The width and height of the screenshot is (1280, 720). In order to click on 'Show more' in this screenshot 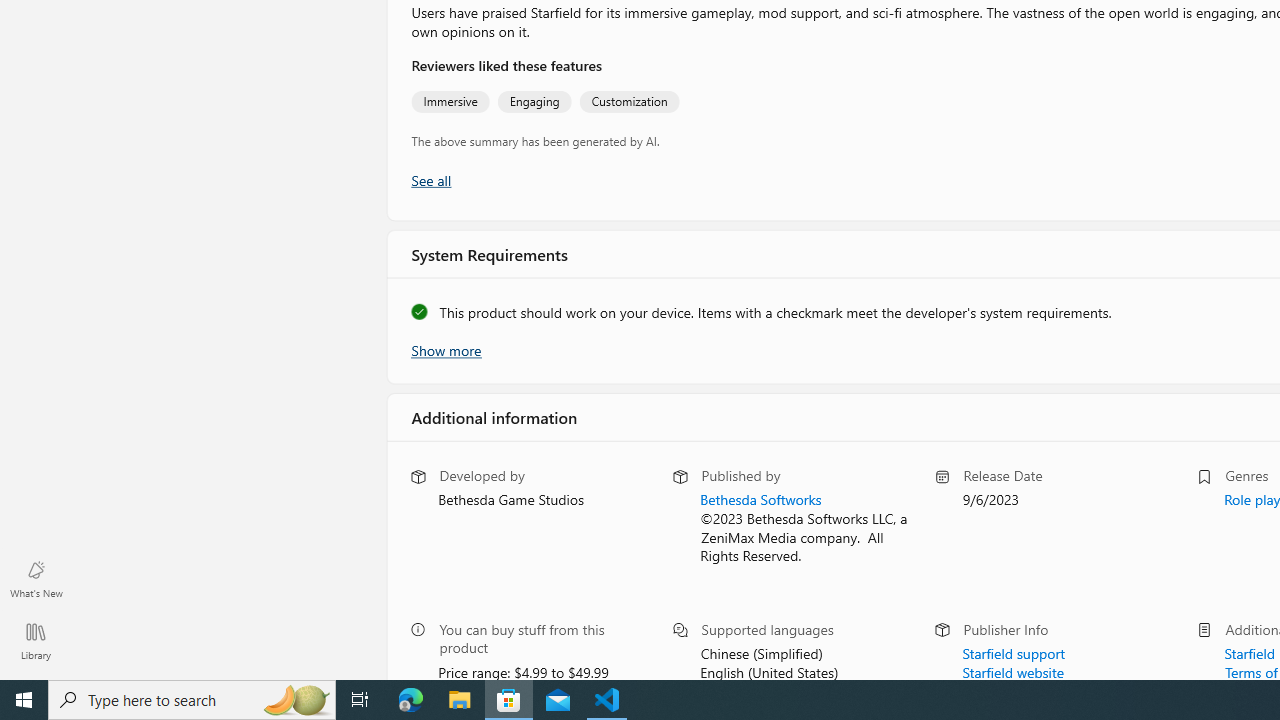, I will do `click(444, 347)`.